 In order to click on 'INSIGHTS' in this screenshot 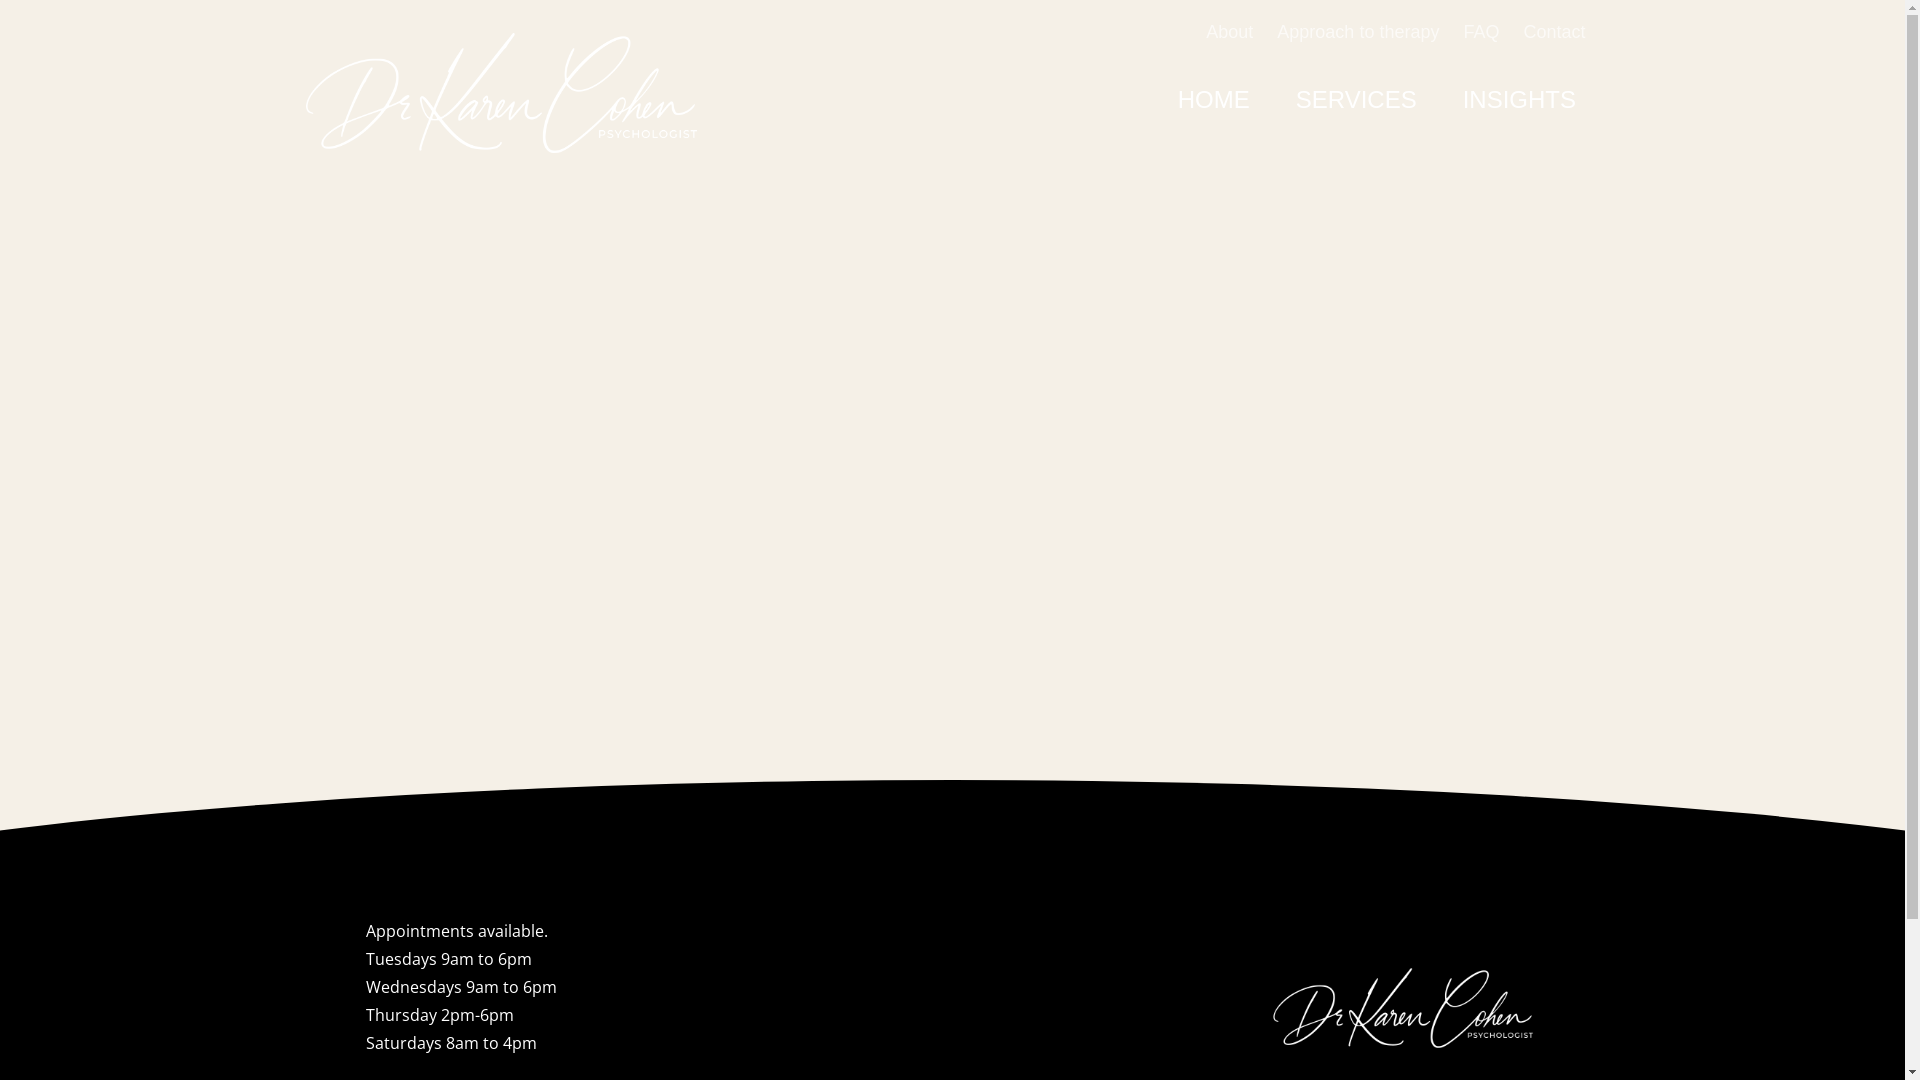, I will do `click(1519, 100)`.